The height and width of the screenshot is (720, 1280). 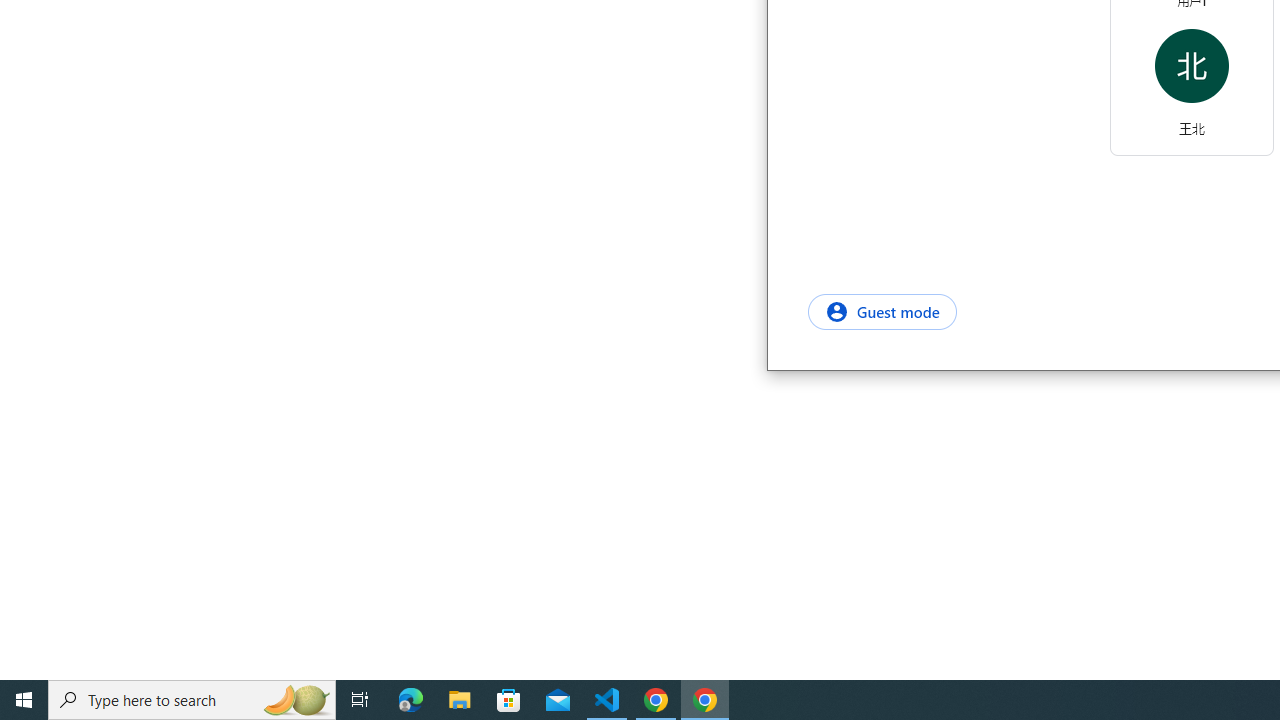 What do you see at coordinates (459, 698) in the screenshot?
I see `'File Explorer'` at bounding box center [459, 698].